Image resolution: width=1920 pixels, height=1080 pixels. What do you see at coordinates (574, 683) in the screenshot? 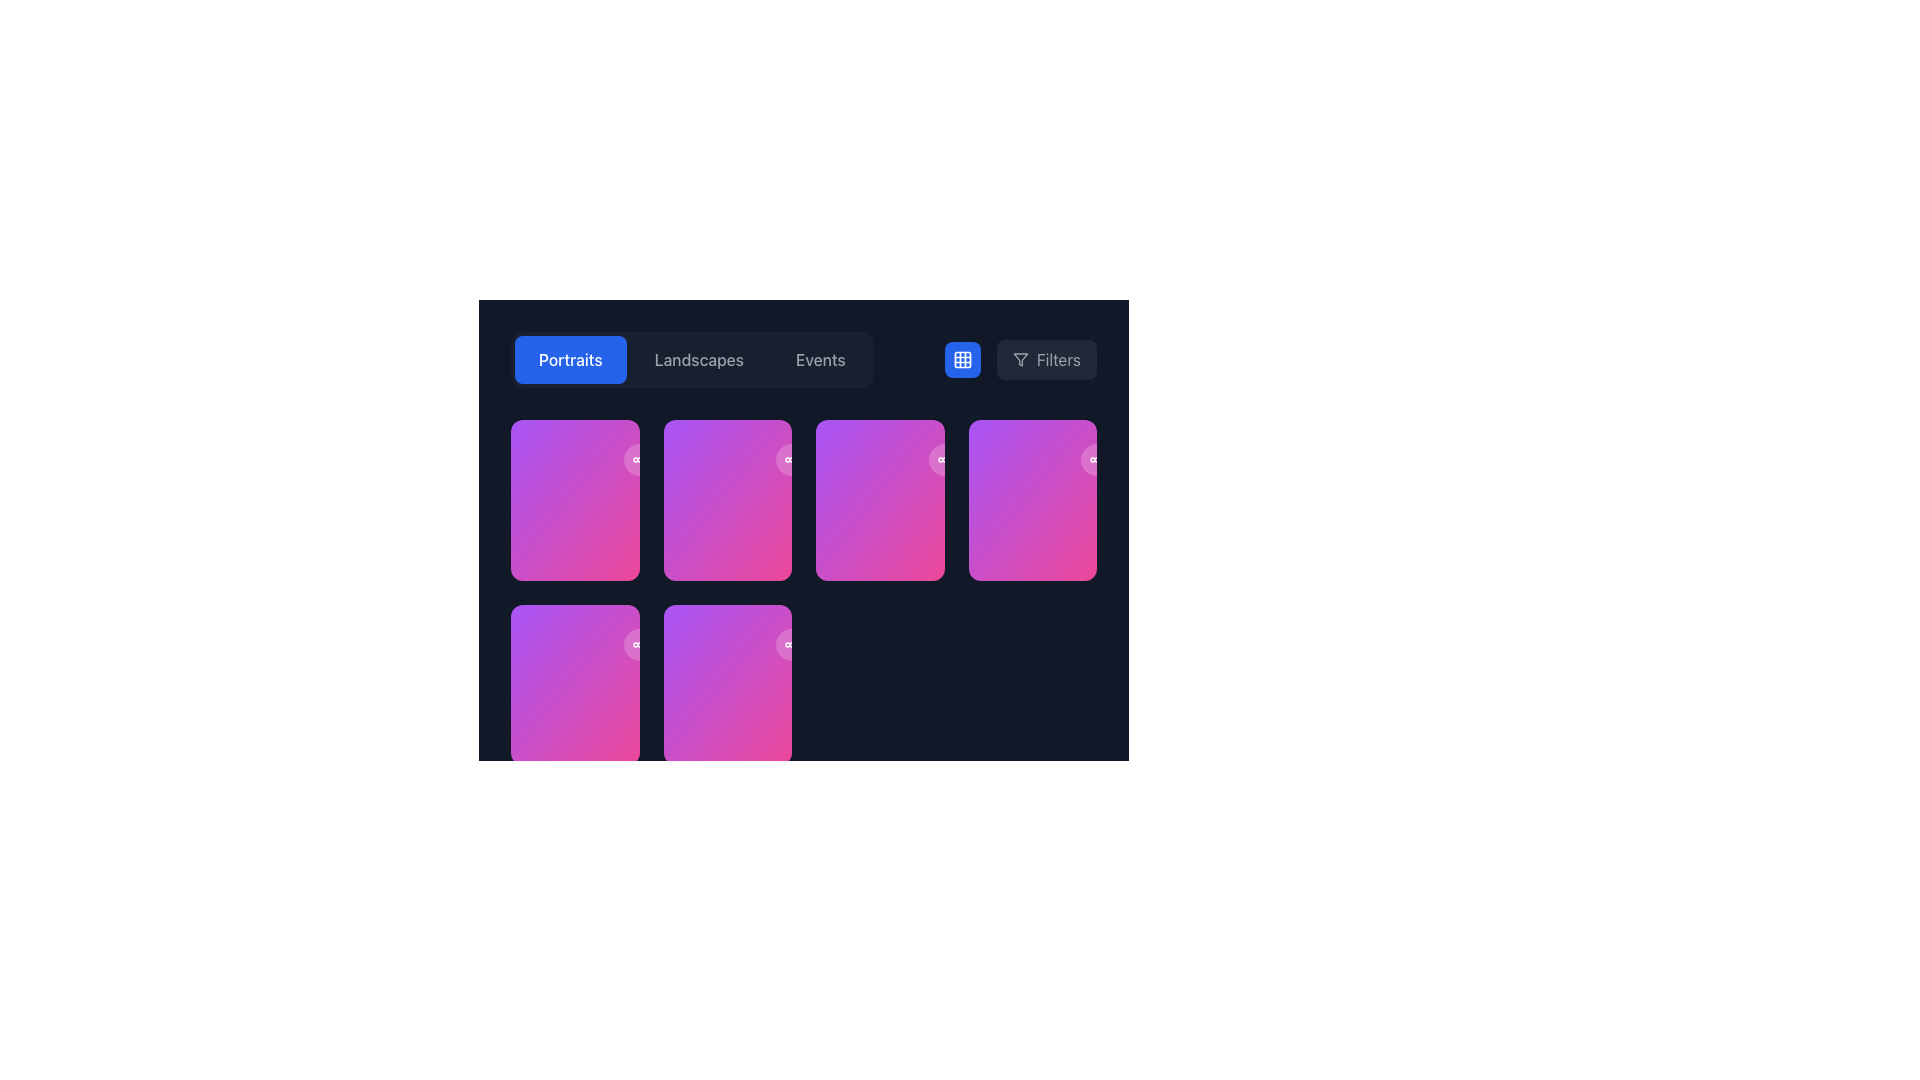
I see `the interactive card located in the second row and first column of the grid` at bounding box center [574, 683].